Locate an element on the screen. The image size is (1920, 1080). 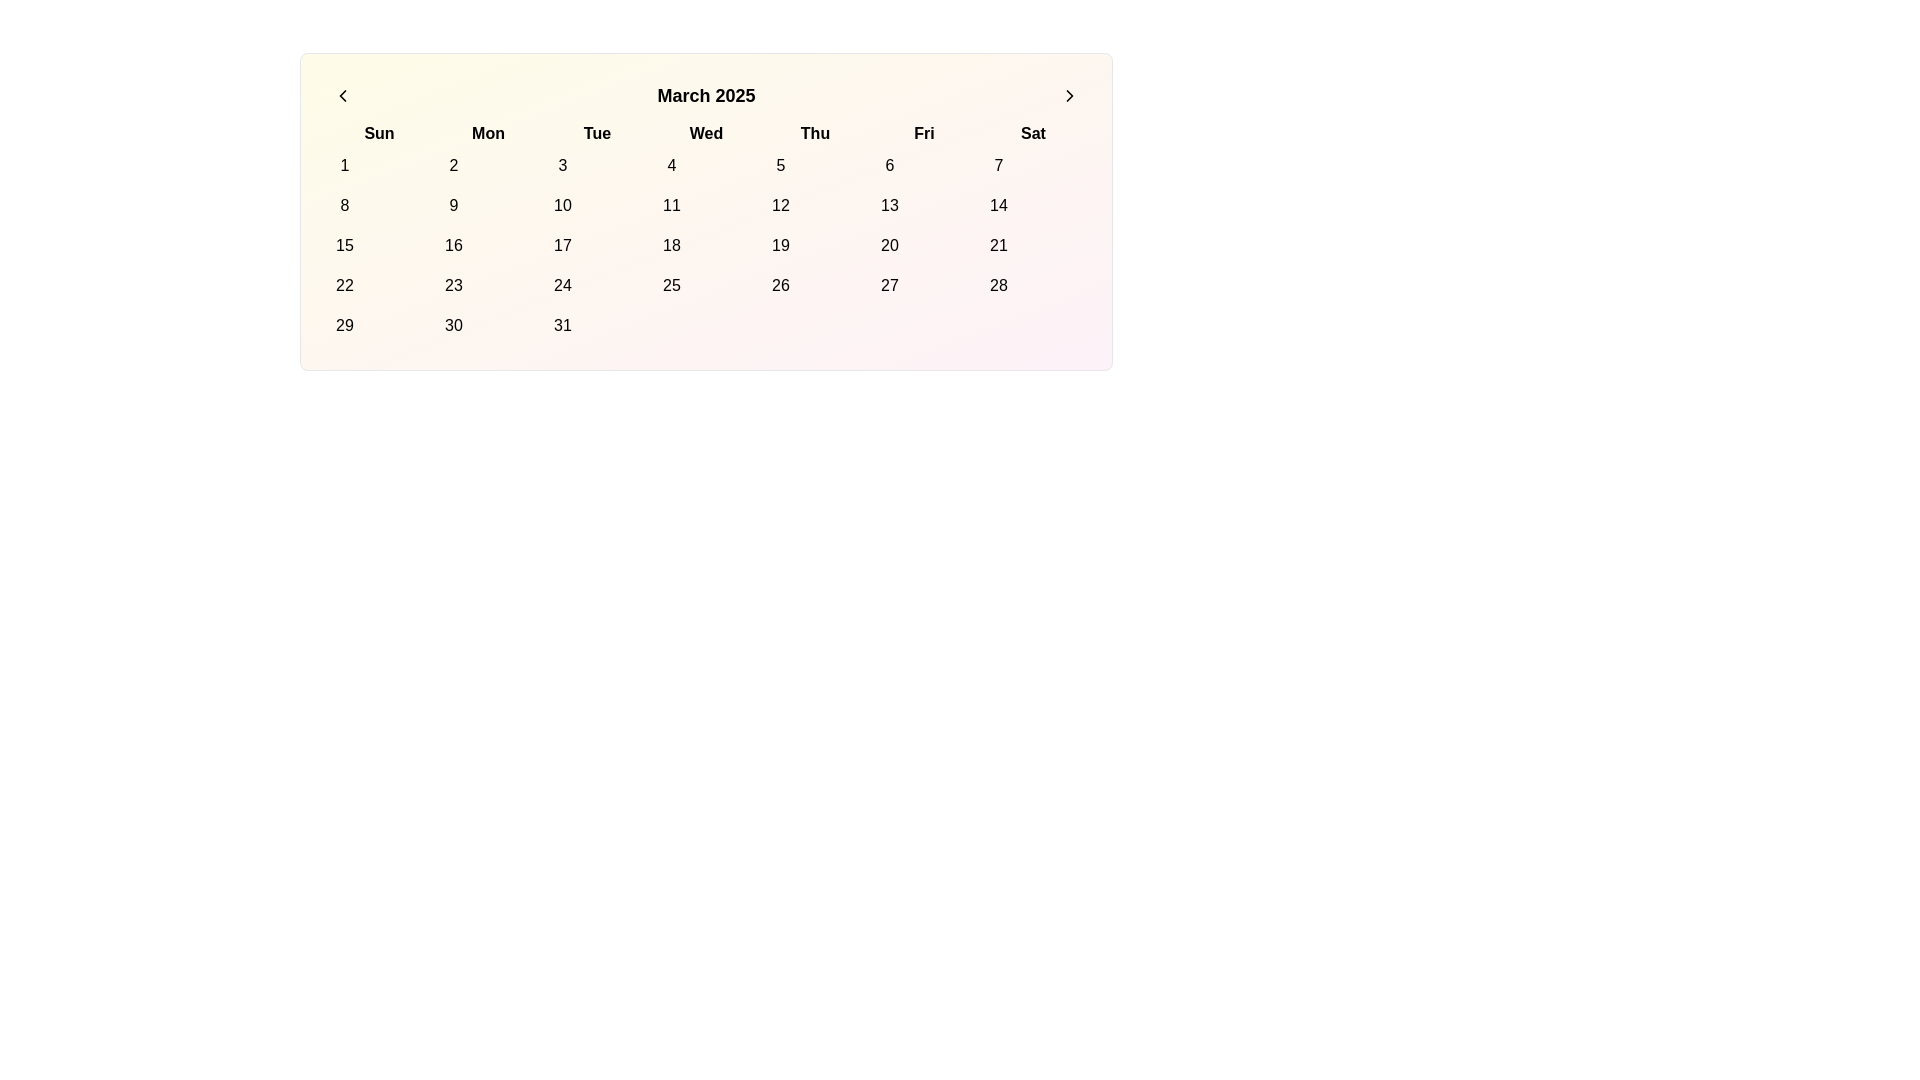
the interactive button representing a calendar day located at the intersection of the second column in the fifth row is located at coordinates (453, 245).